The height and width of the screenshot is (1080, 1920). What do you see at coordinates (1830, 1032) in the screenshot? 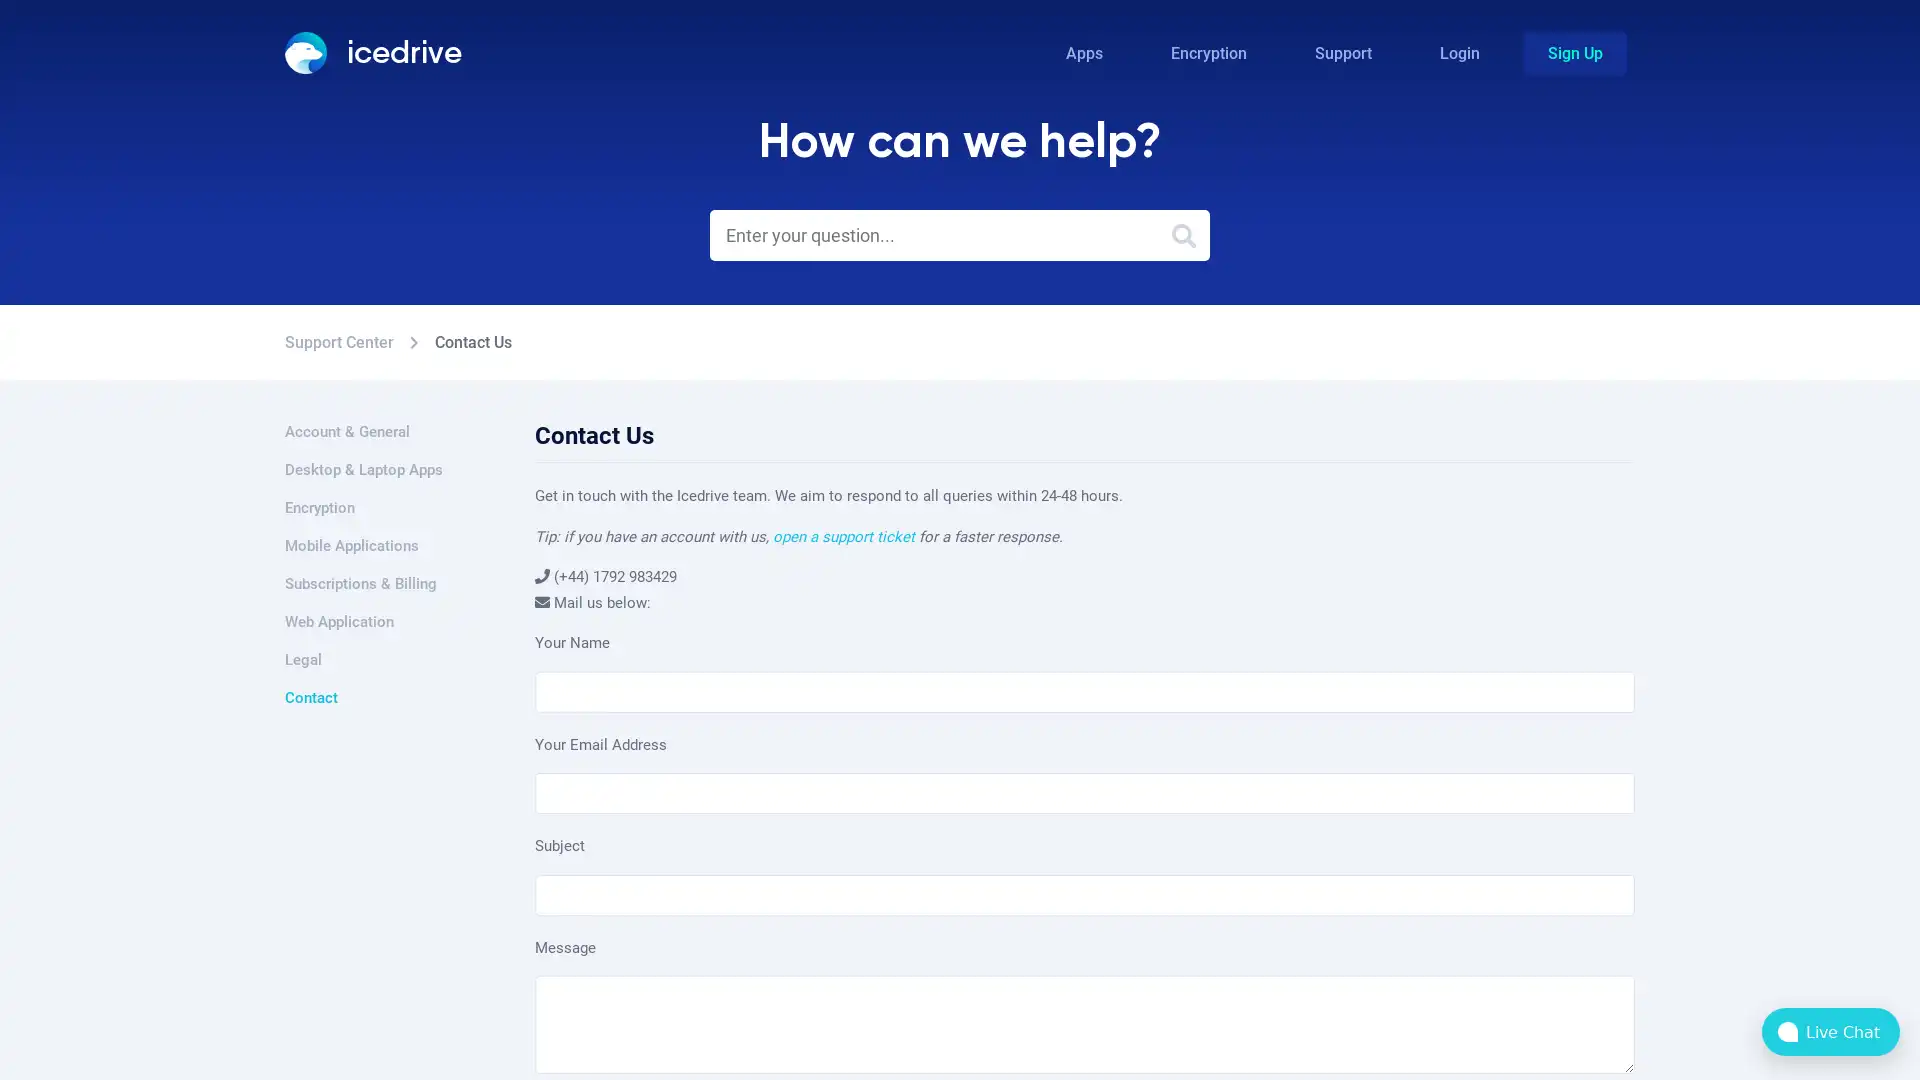
I see `bubble-icon Live Chat` at bounding box center [1830, 1032].